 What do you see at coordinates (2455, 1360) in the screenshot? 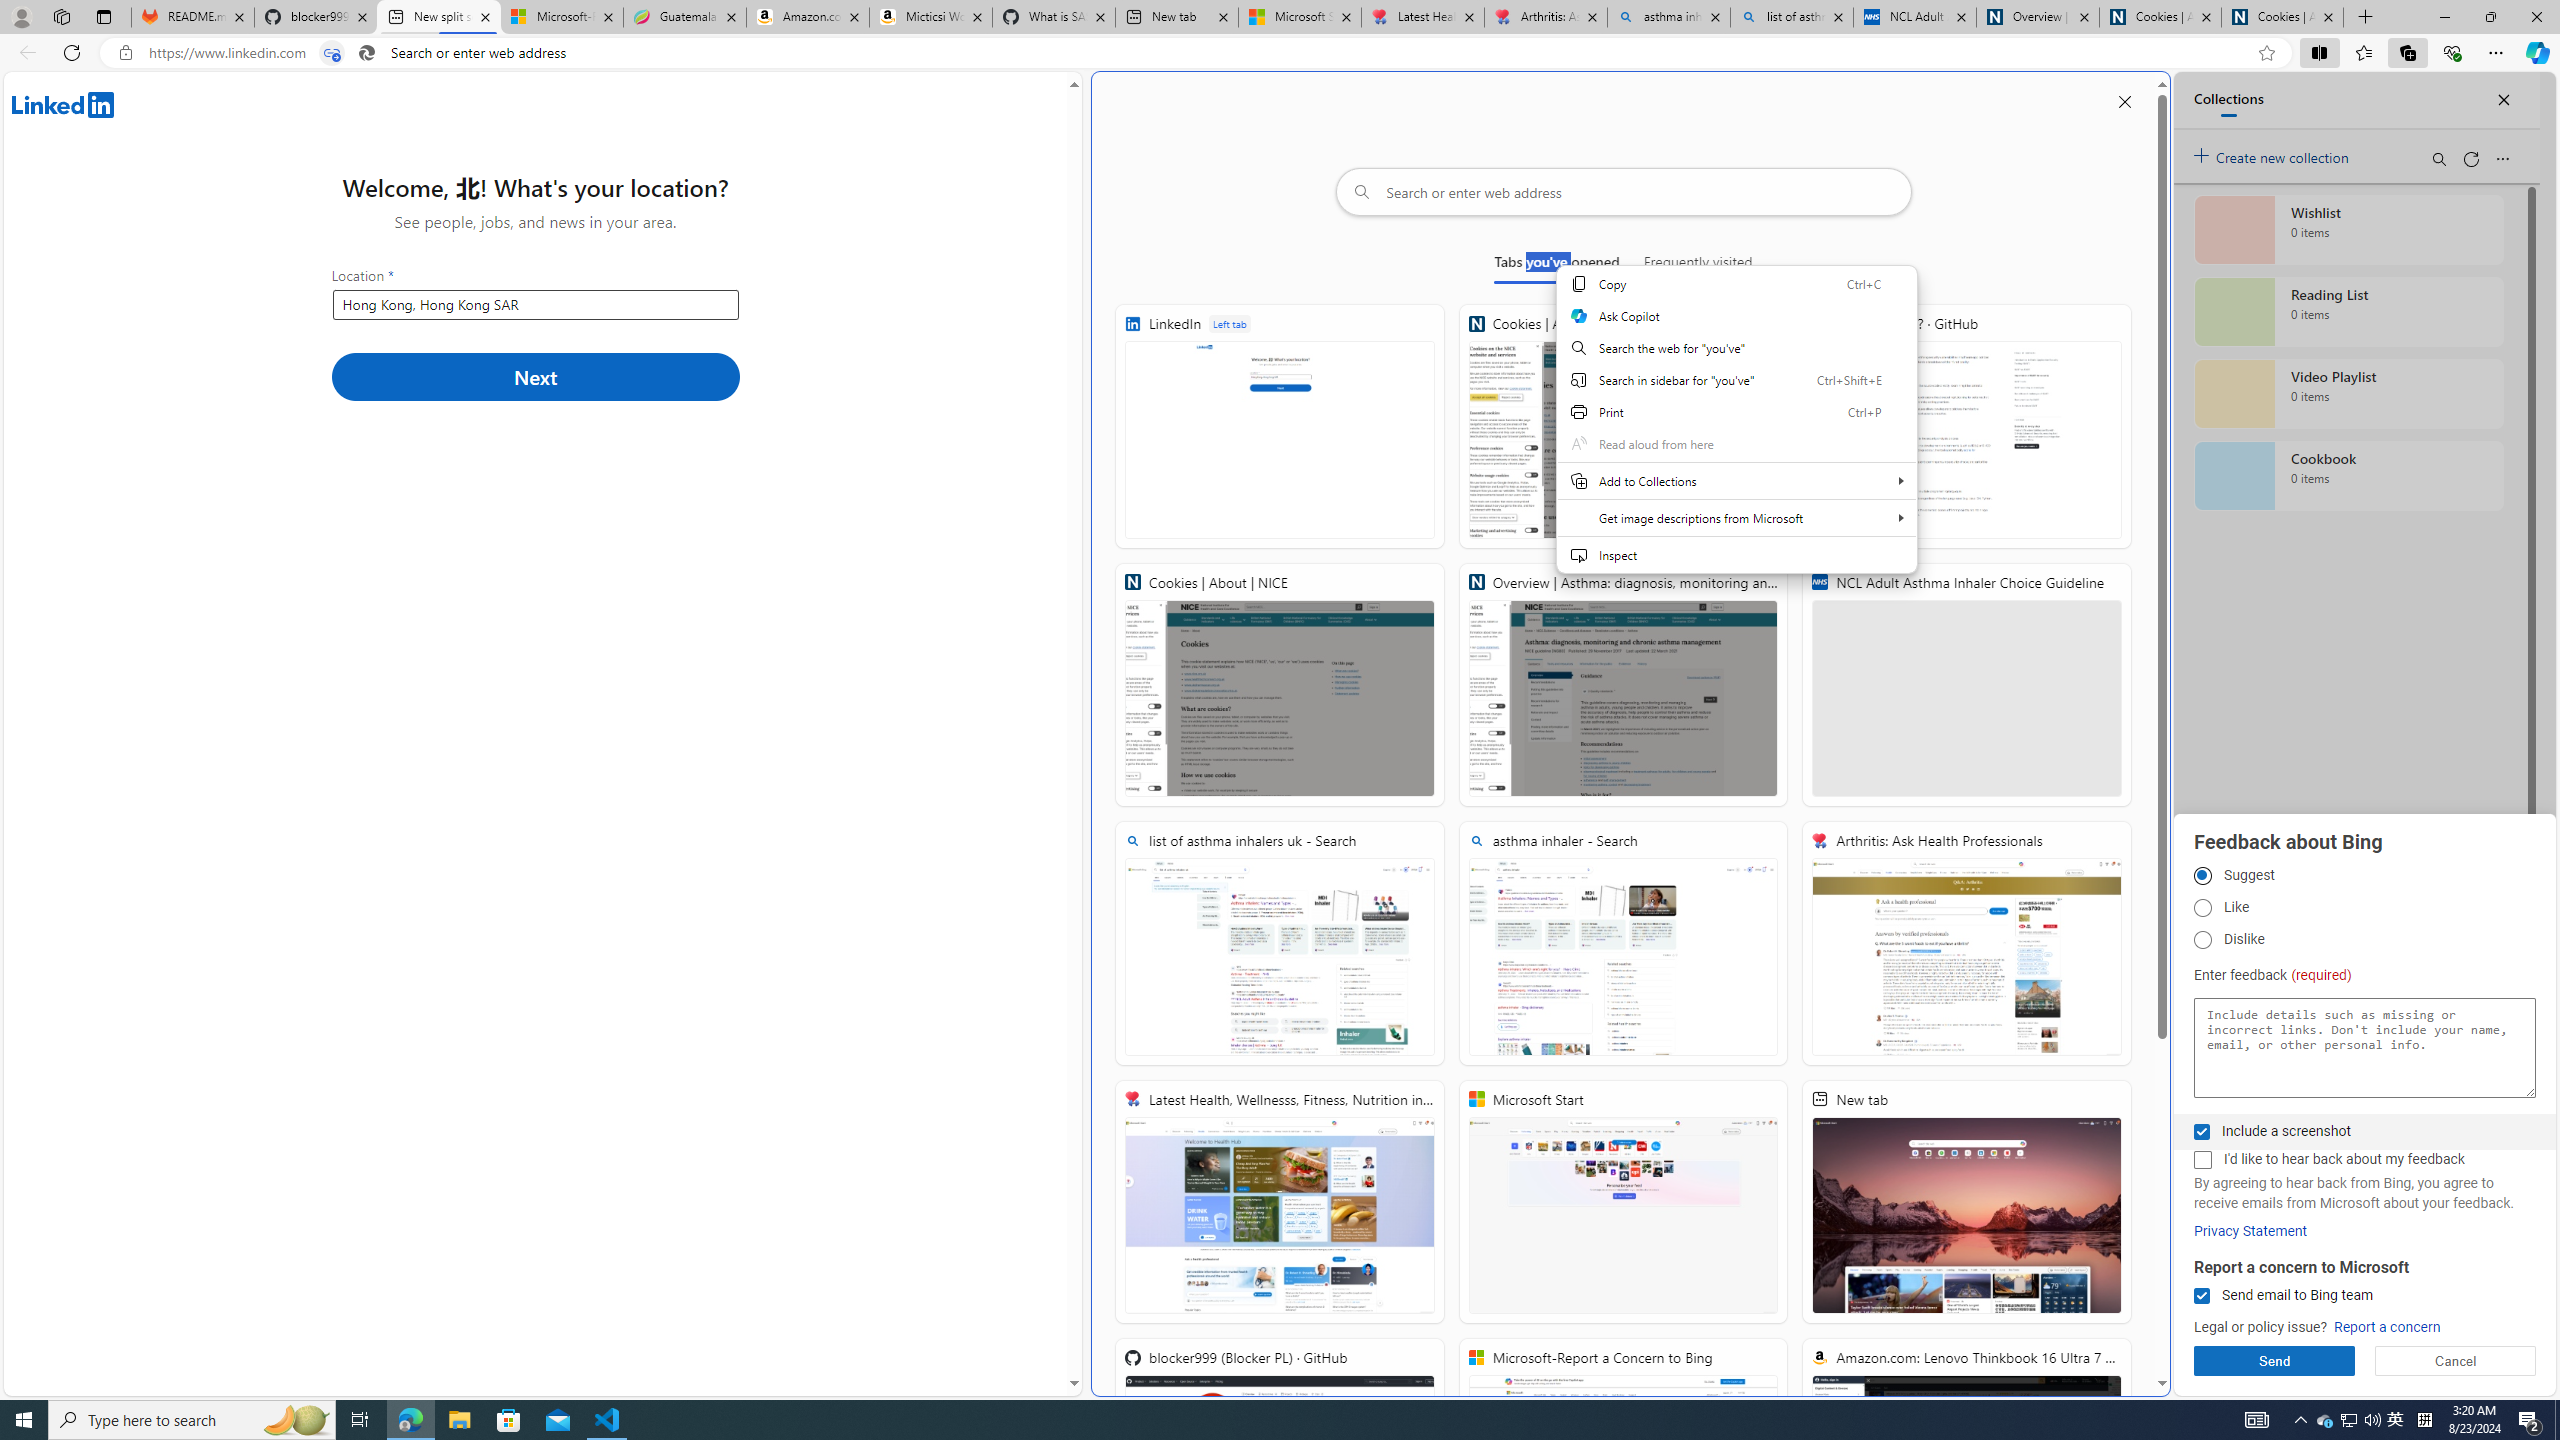
I see `'Cancel'` at bounding box center [2455, 1360].